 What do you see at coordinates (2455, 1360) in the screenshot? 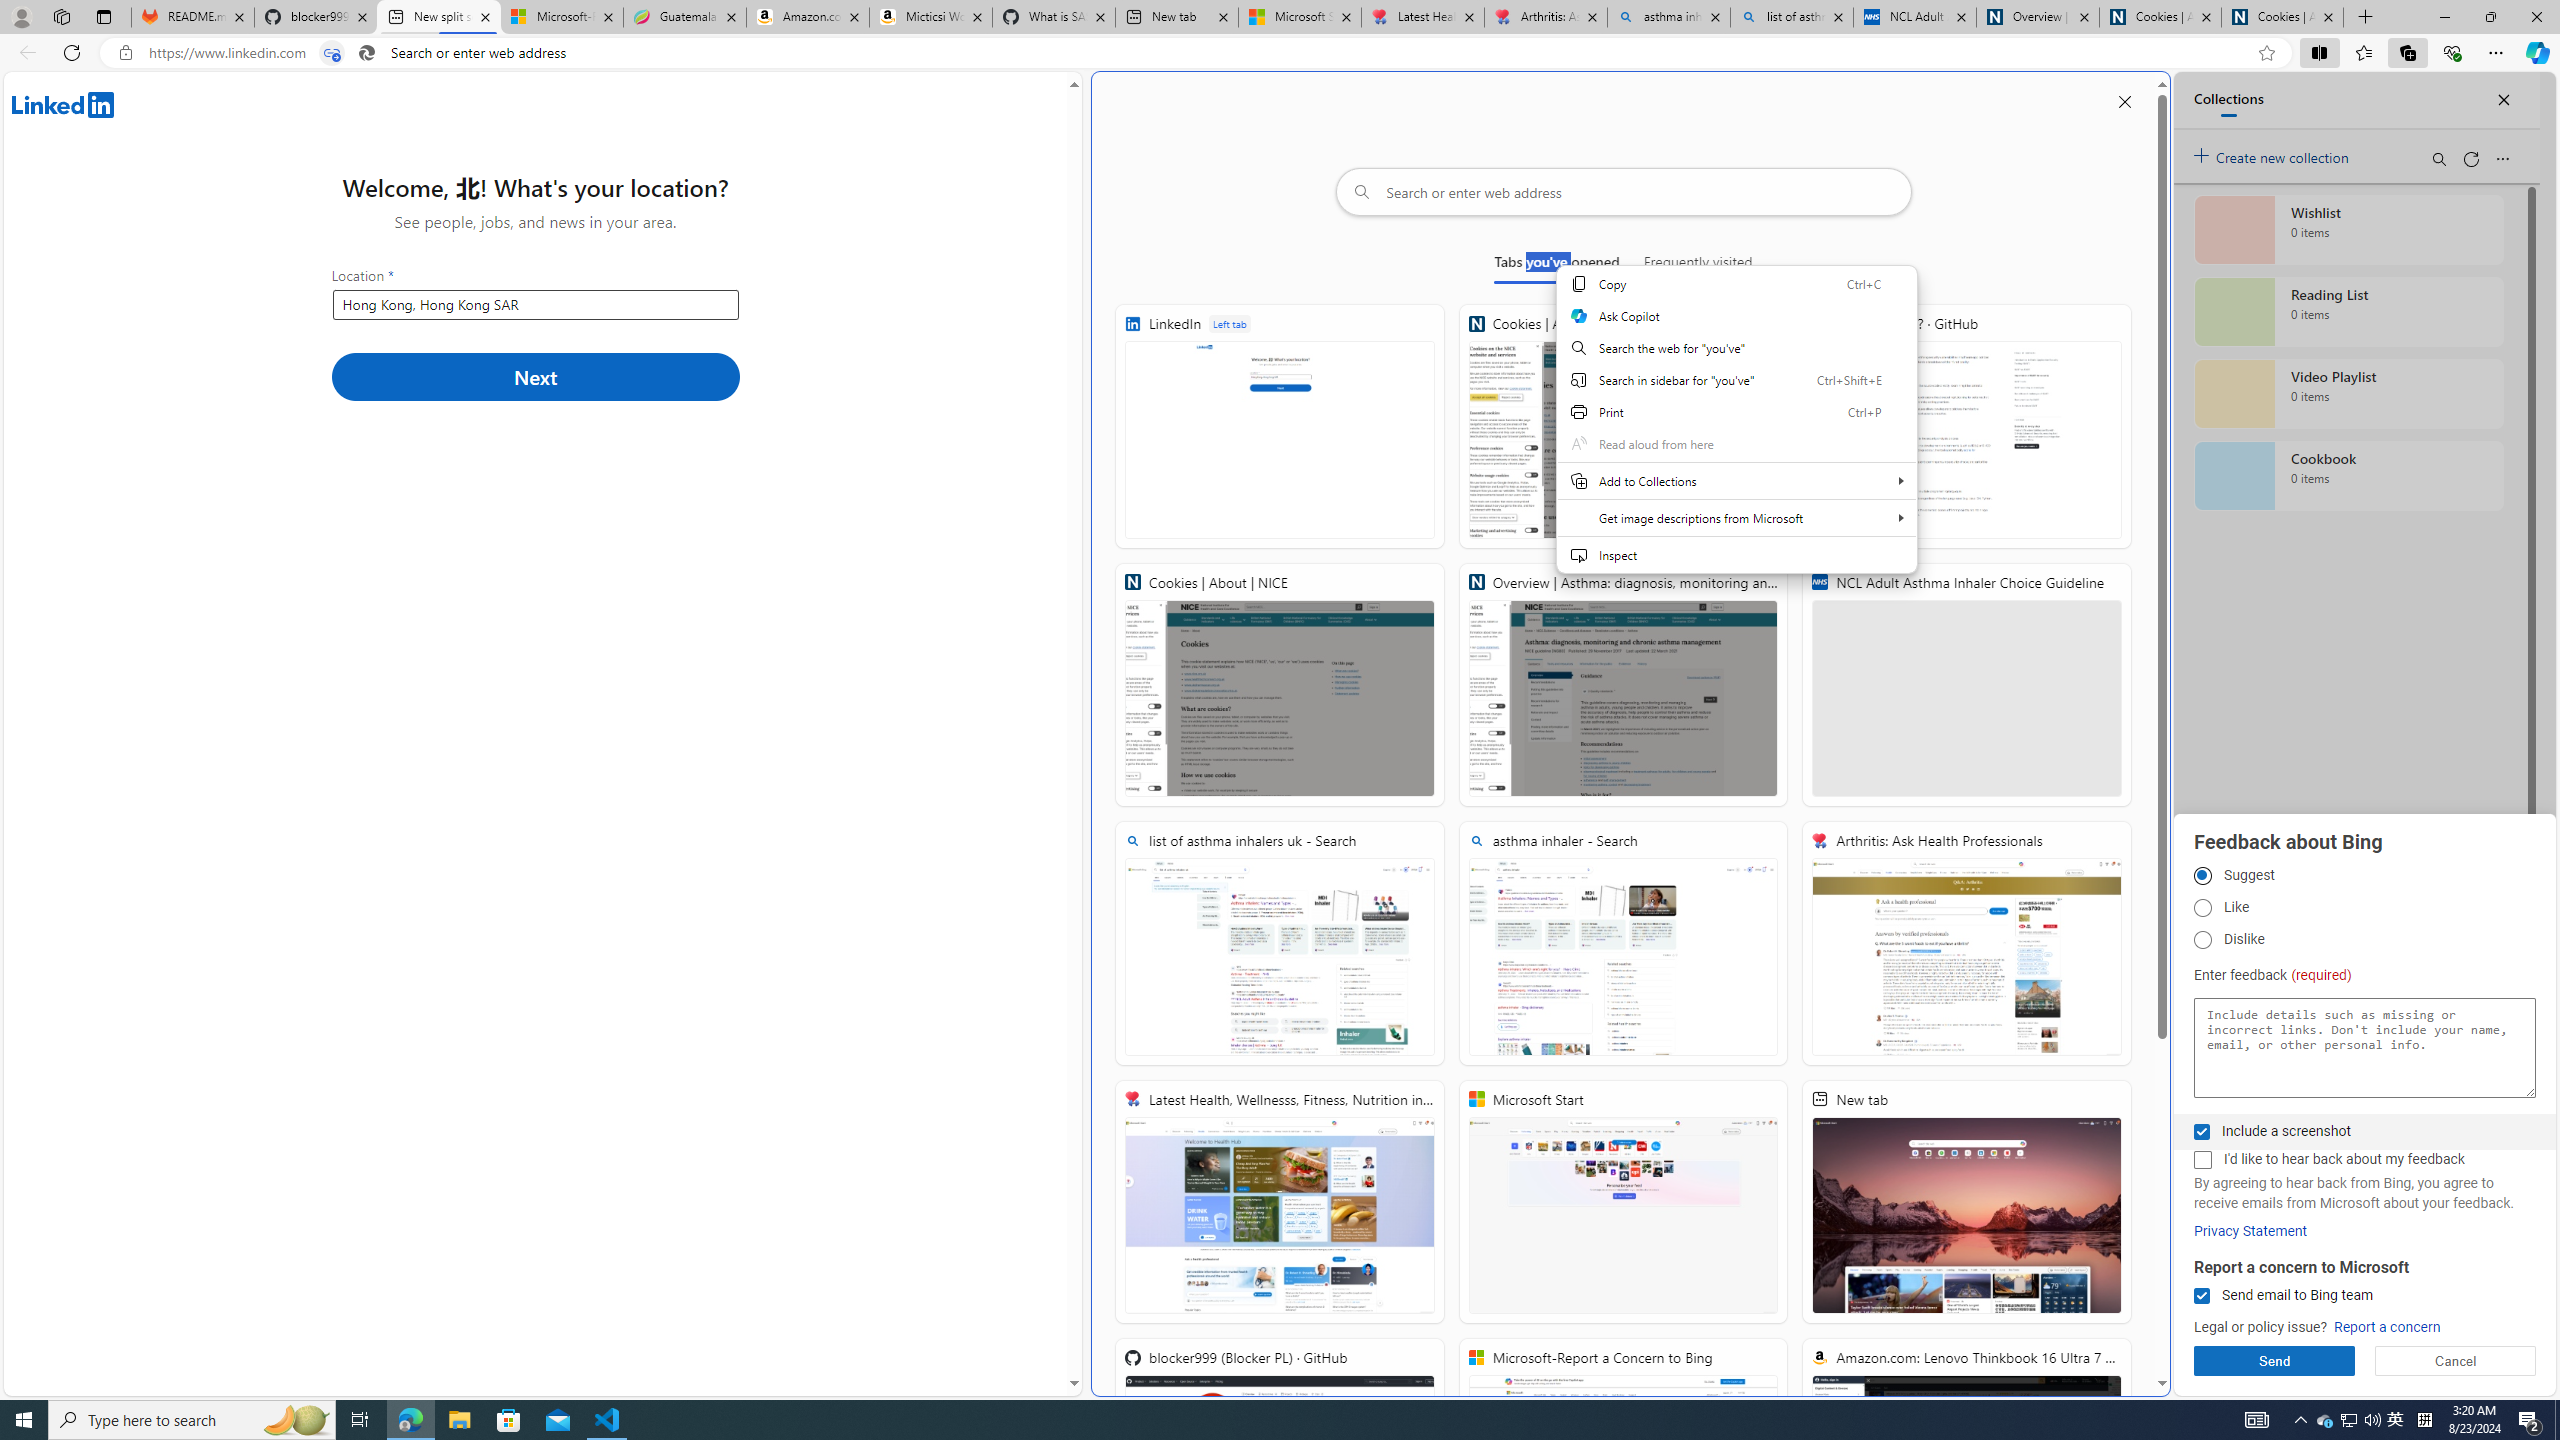
I see `'Cancel'` at bounding box center [2455, 1360].